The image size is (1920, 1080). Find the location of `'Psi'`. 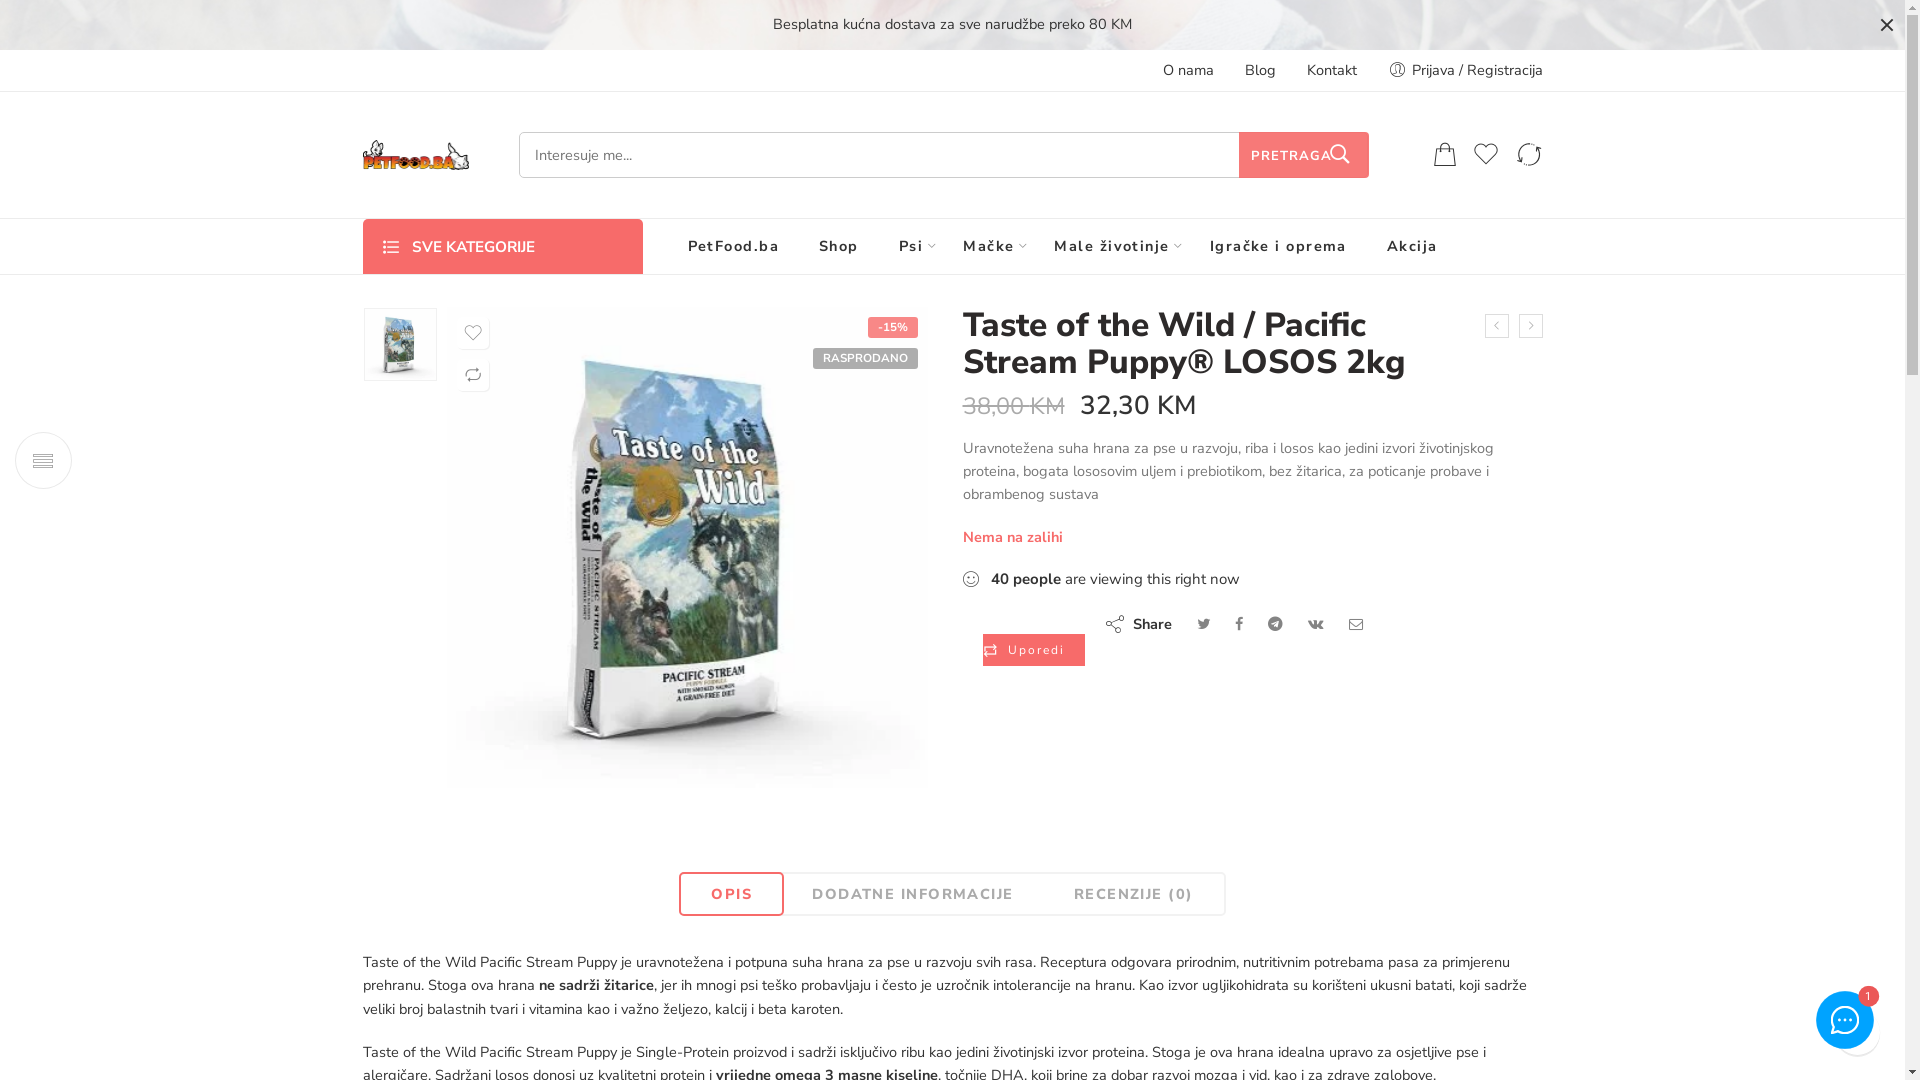

'Psi' is located at coordinates (910, 245).